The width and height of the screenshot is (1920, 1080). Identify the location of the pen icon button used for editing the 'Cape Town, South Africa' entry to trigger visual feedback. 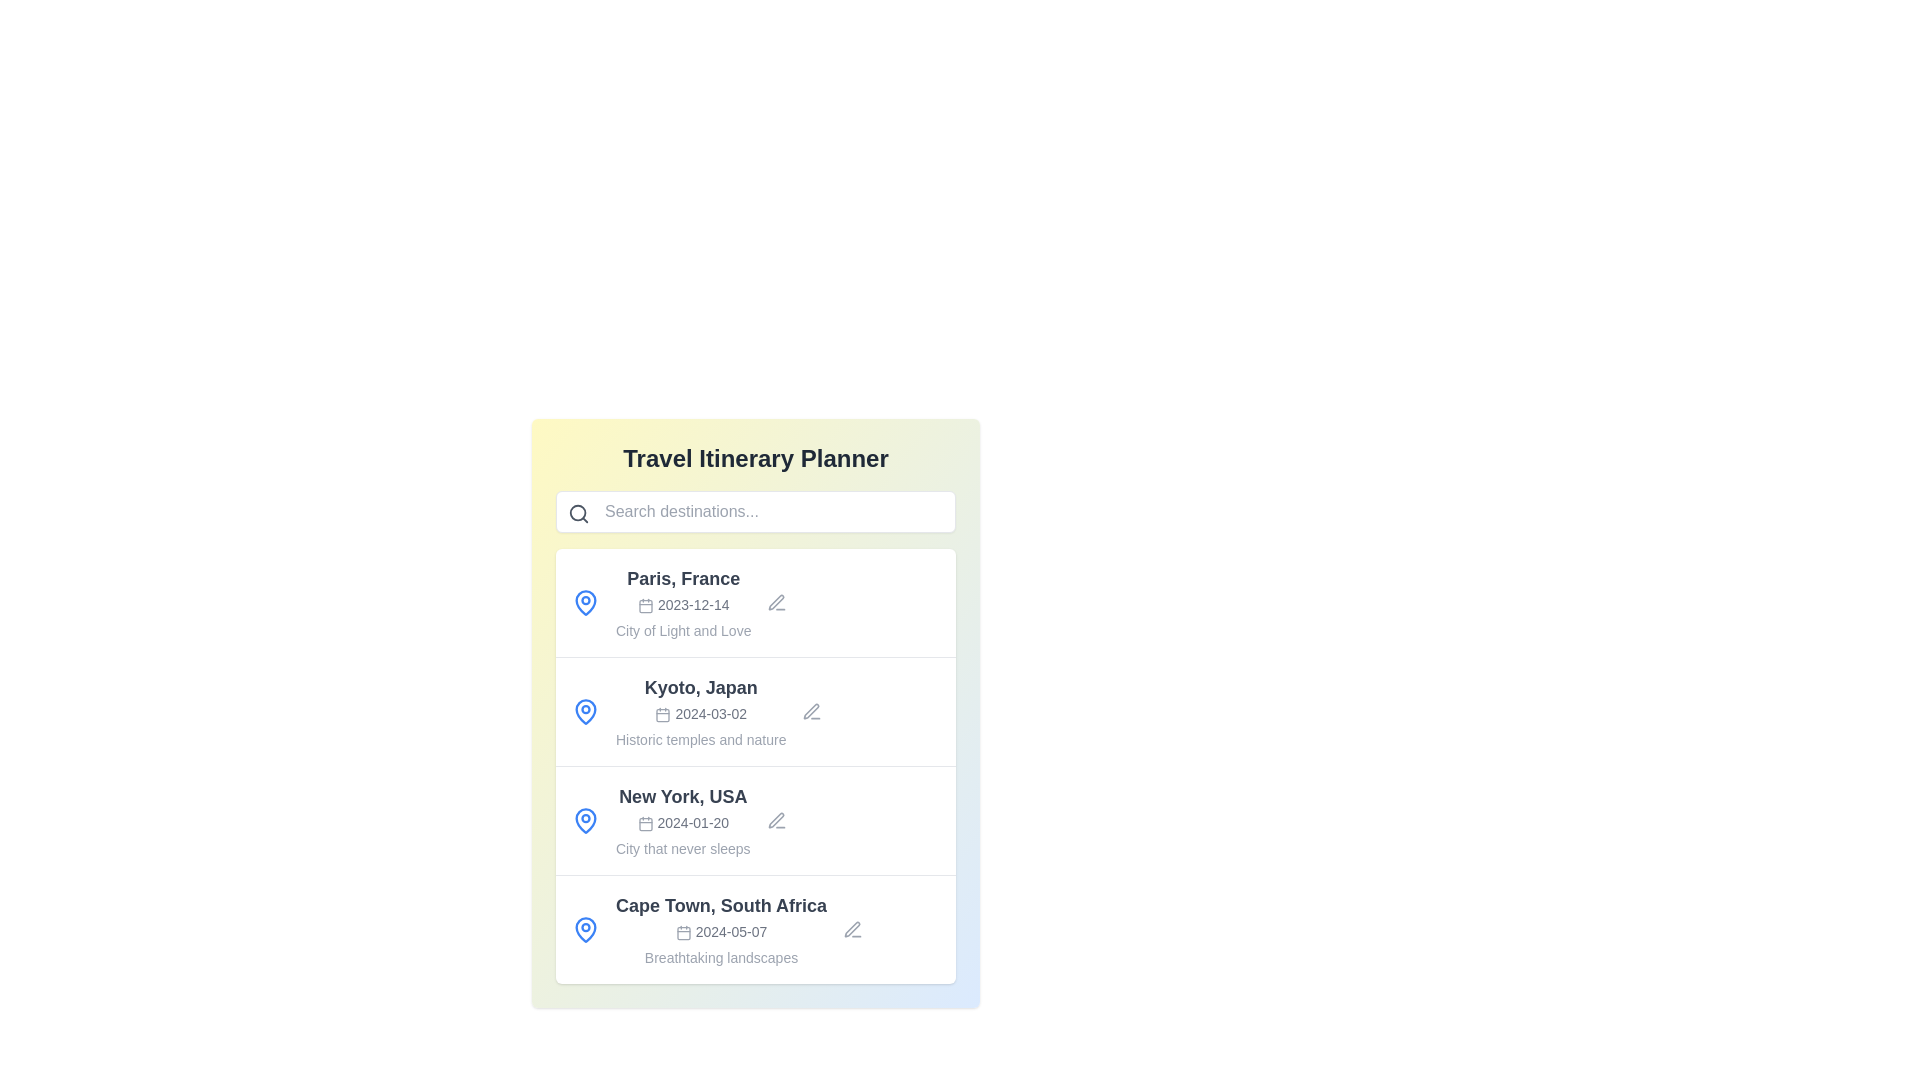
(853, 929).